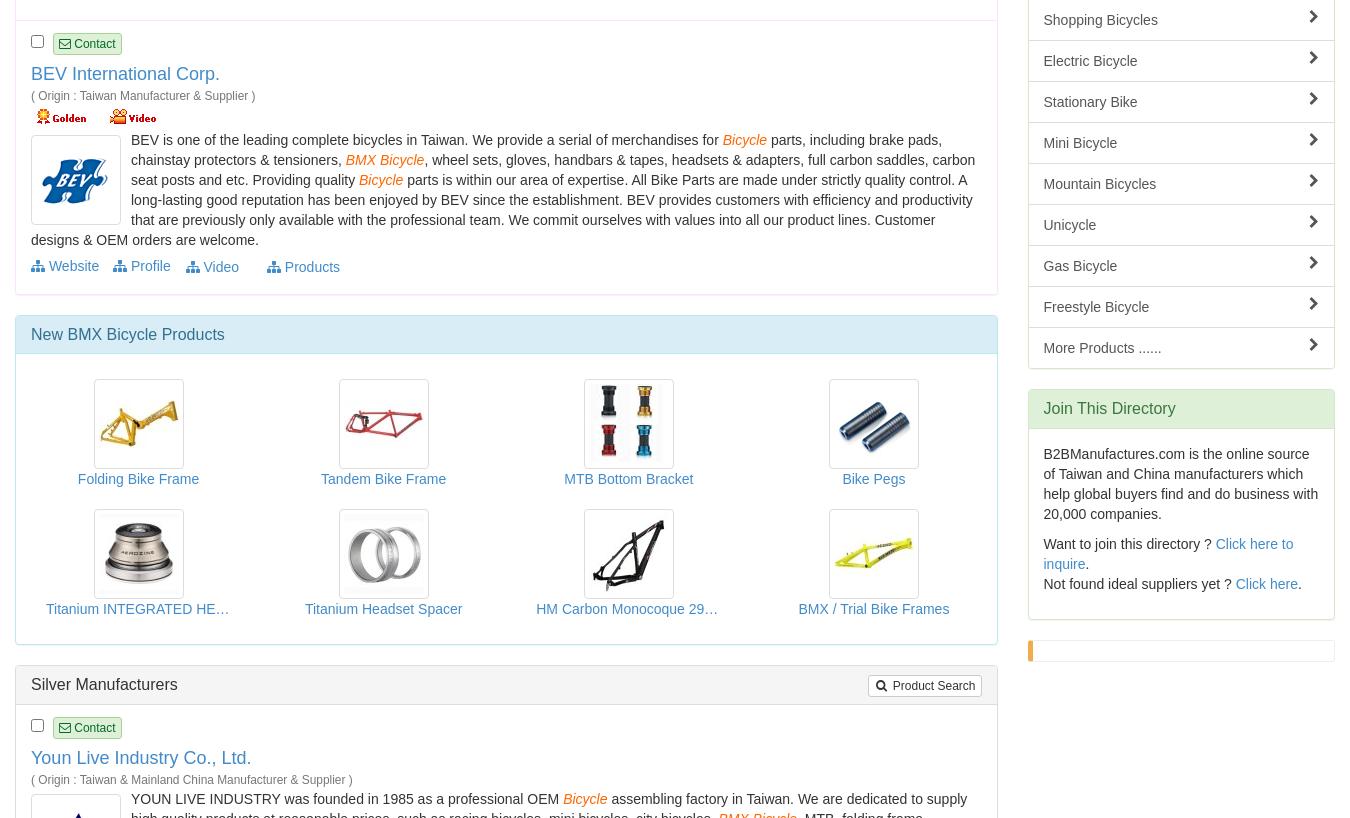 The image size is (1350, 818). What do you see at coordinates (102, 683) in the screenshot?
I see `'Silver Manufacturers'` at bounding box center [102, 683].